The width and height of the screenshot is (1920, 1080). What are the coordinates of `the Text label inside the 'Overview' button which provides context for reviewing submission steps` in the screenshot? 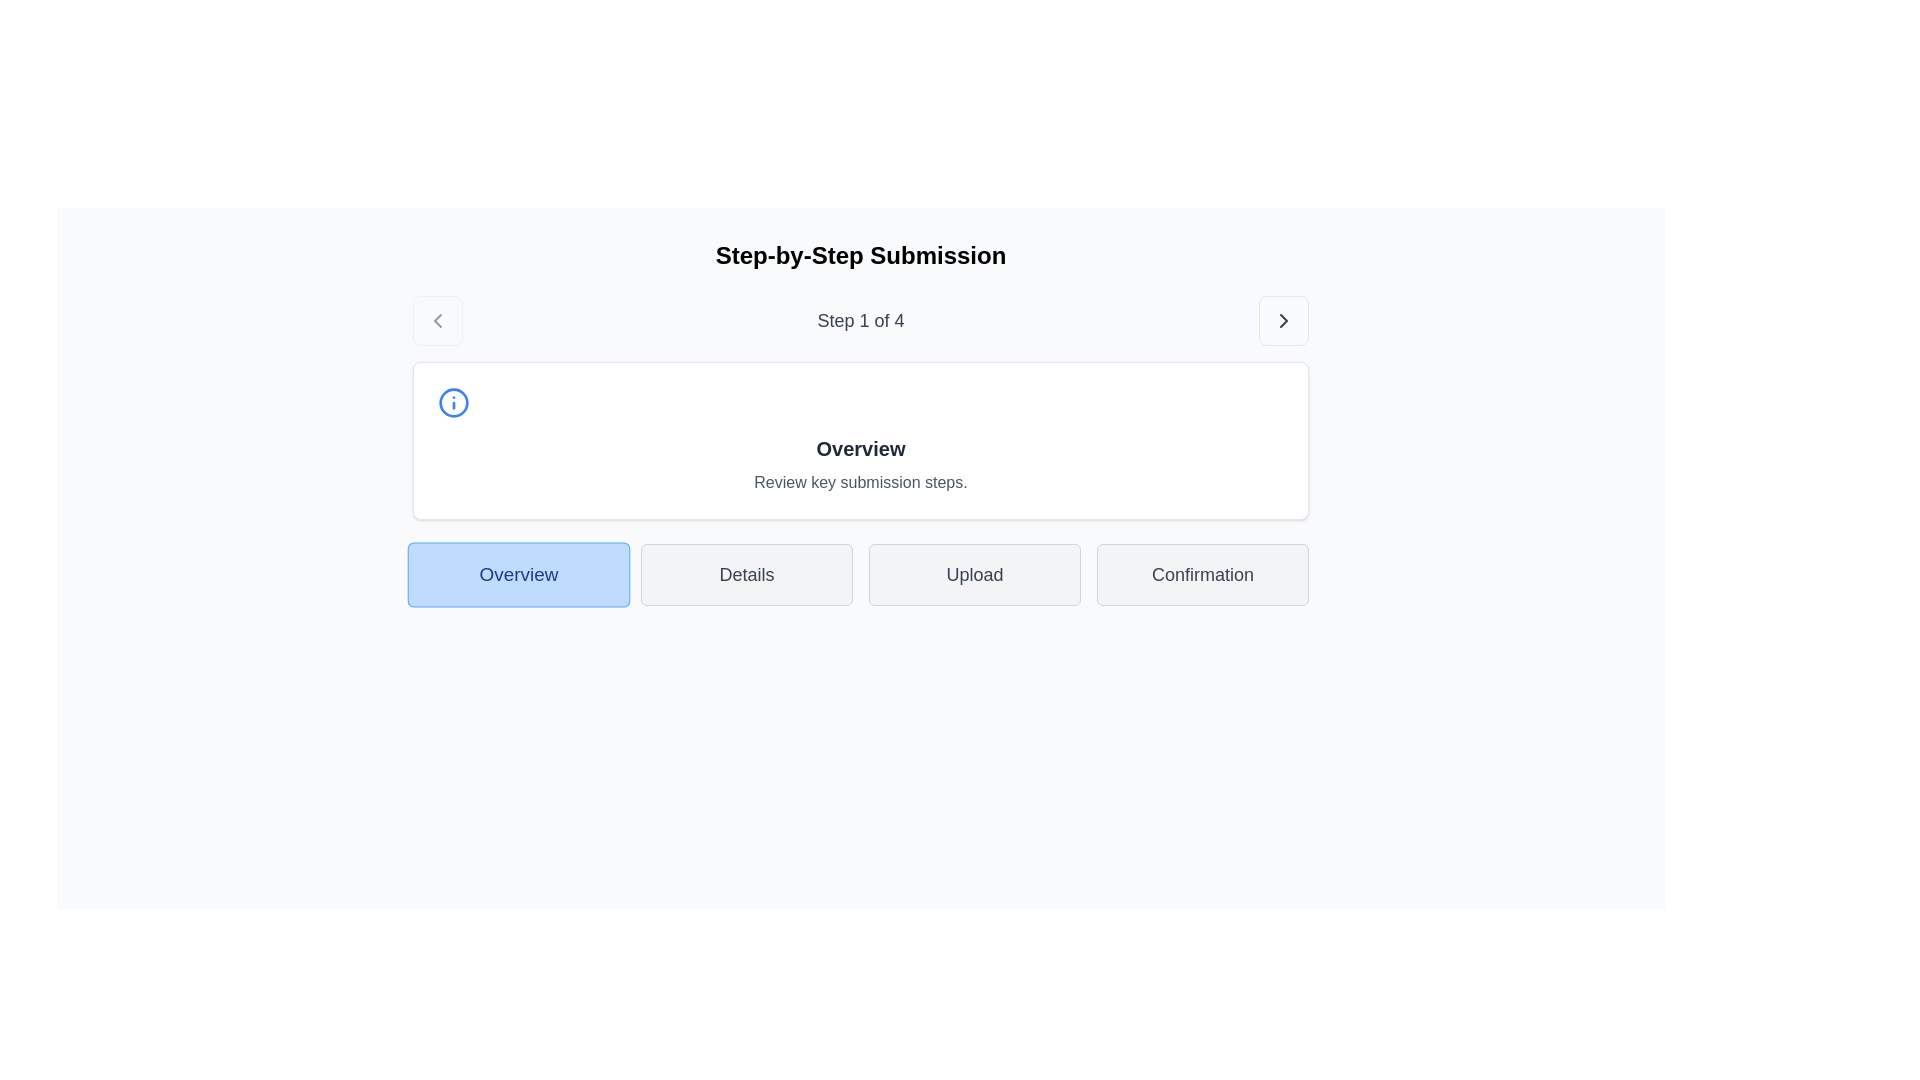 It's located at (518, 574).